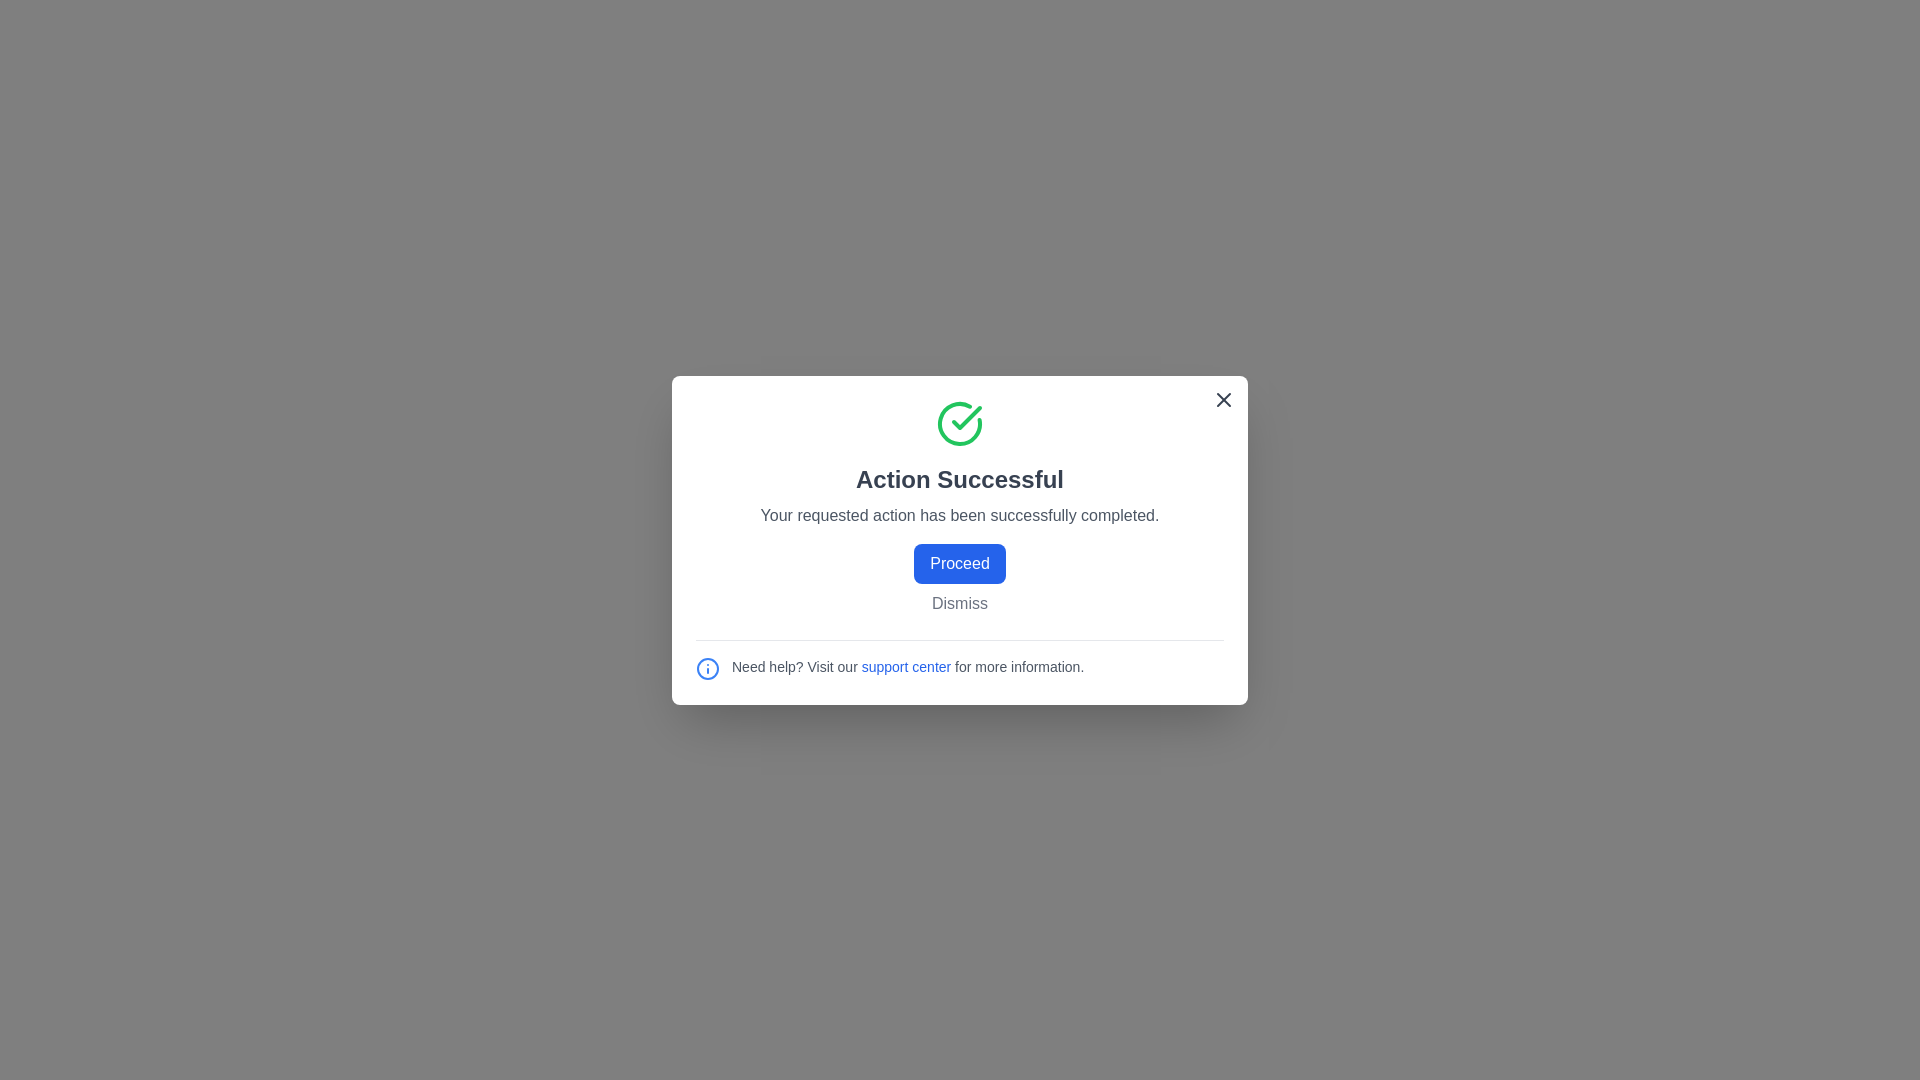 Image resolution: width=1920 pixels, height=1080 pixels. What do you see at coordinates (960, 514) in the screenshot?
I see `the static text element that provides feedback for successful action completion, located below the 'Action Successful' header and above the 'Proceed' and 'Dismiss' buttons` at bounding box center [960, 514].